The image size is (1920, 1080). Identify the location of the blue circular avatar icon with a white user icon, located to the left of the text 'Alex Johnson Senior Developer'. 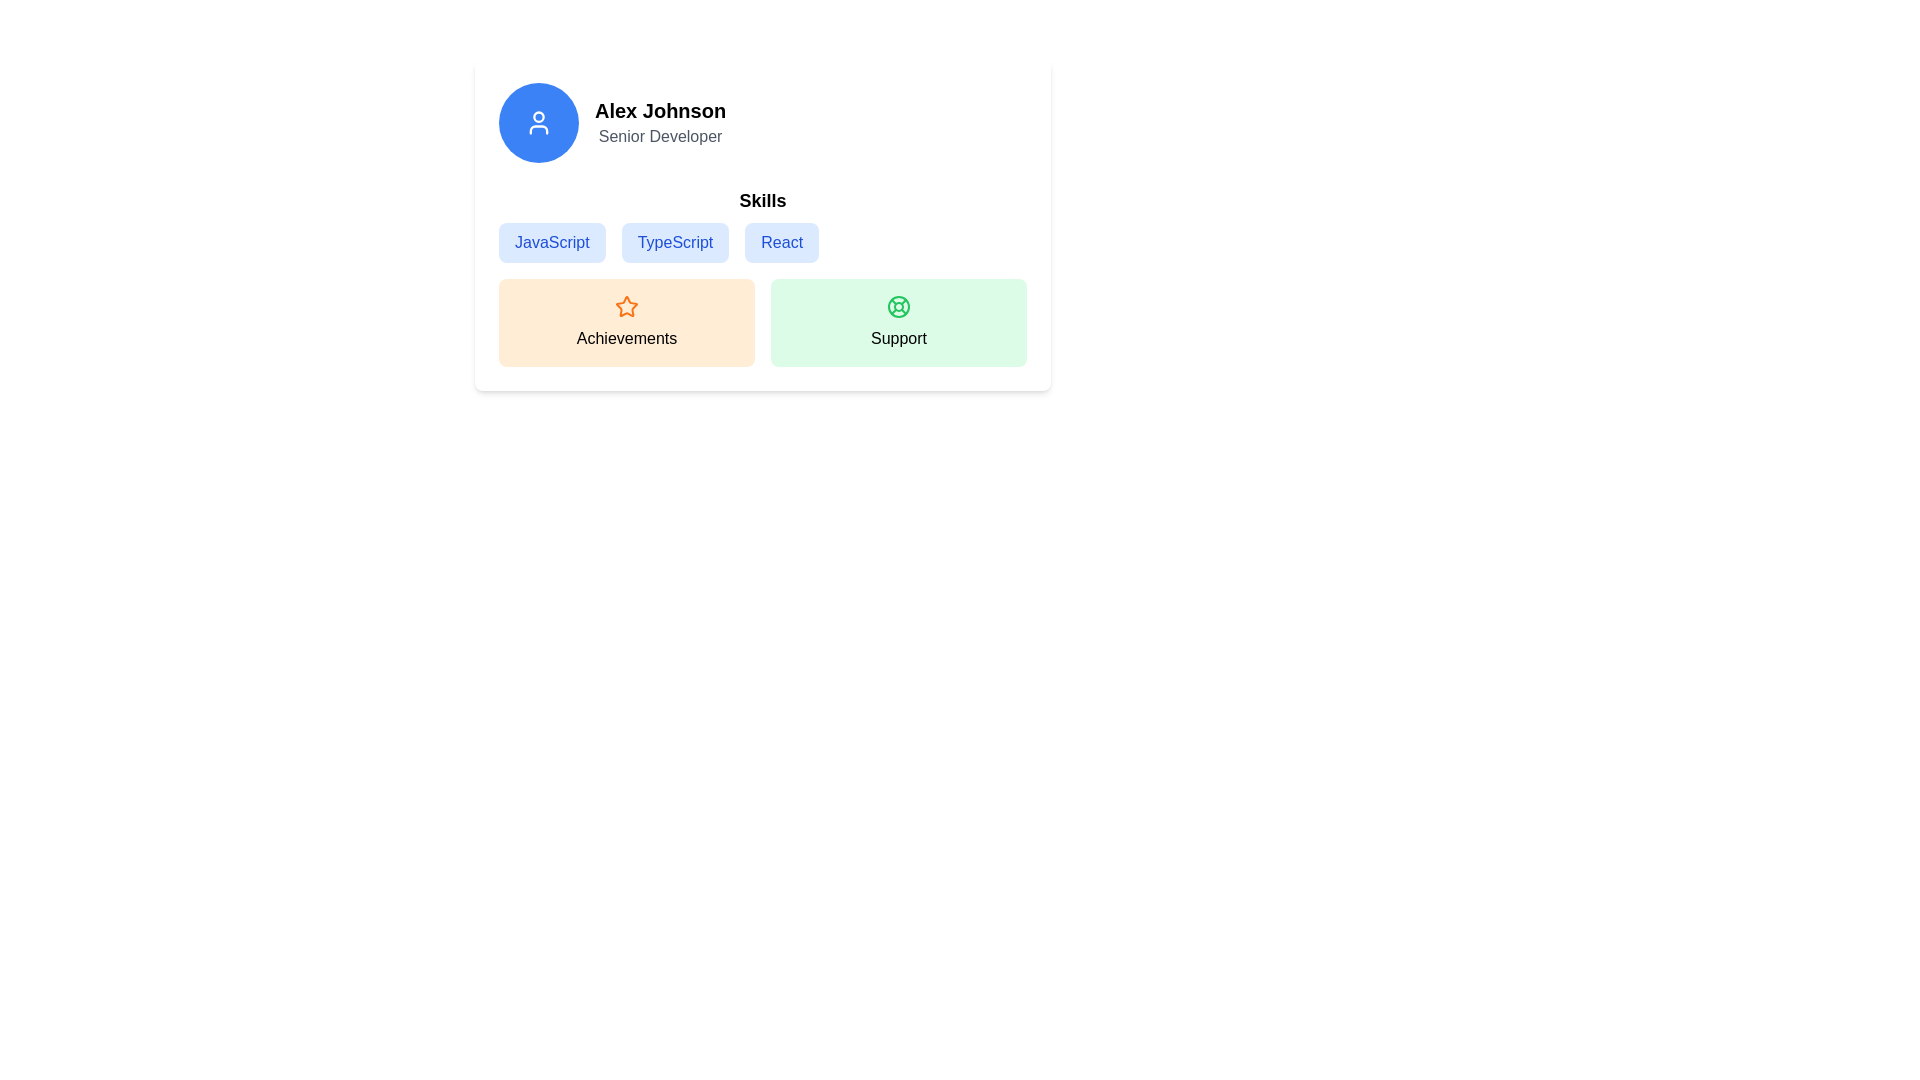
(538, 123).